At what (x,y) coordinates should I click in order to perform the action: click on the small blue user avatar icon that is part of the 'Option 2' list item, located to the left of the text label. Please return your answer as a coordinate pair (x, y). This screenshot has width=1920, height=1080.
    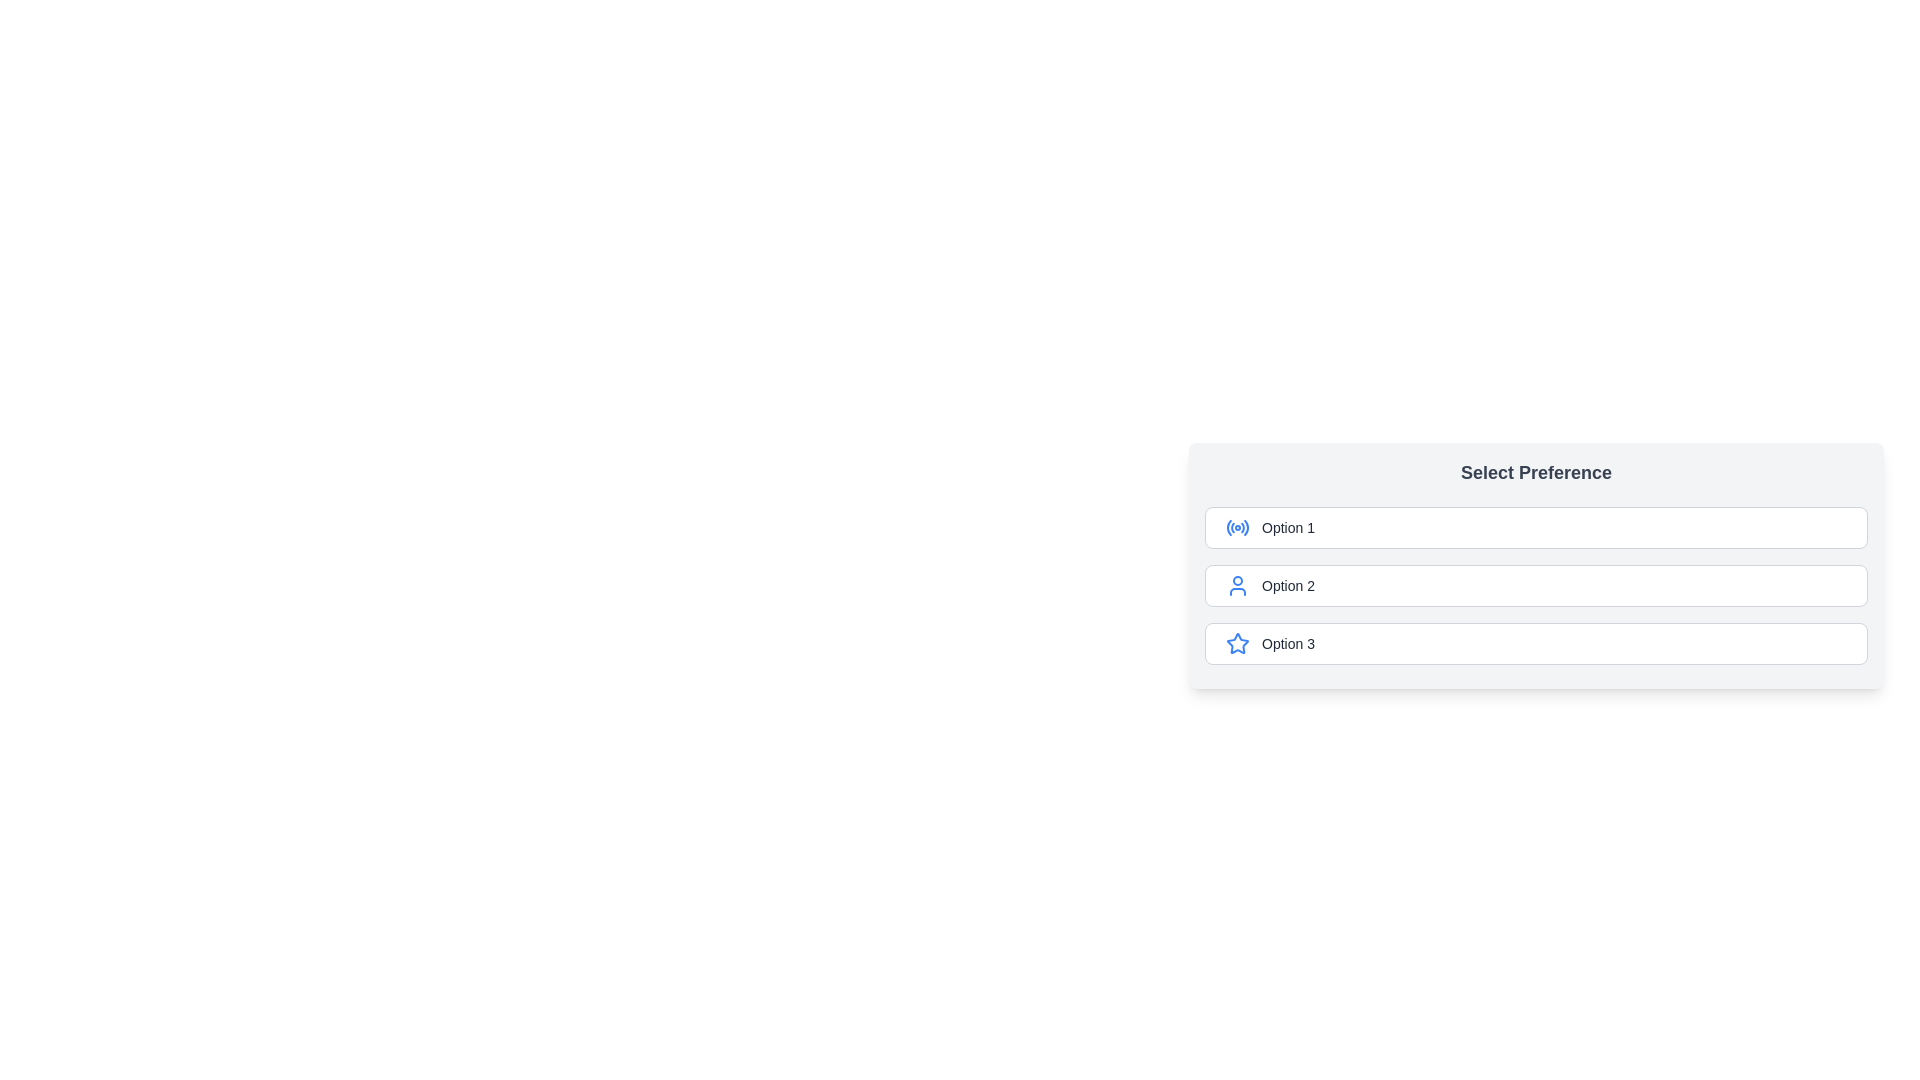
    Looking at the image, I should click on (1237, 585).